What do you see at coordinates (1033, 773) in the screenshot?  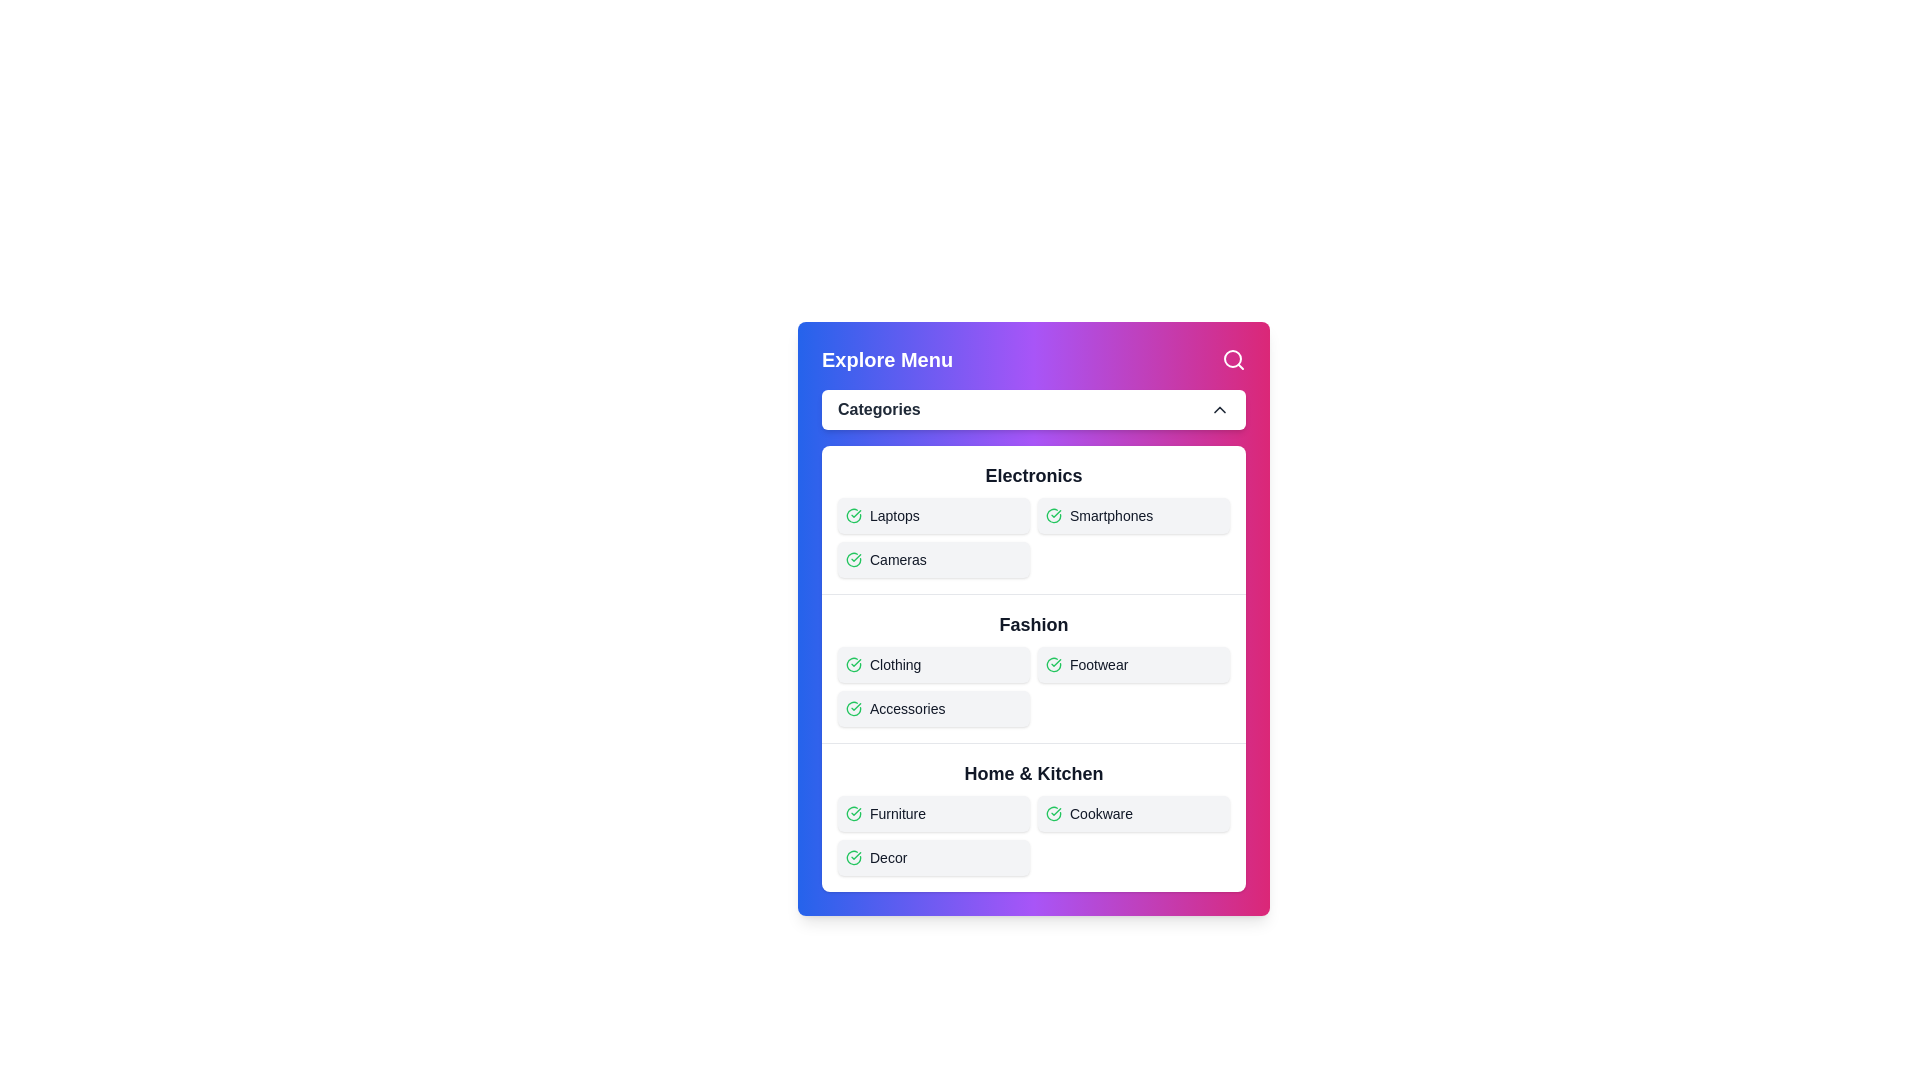 I see `the 'Home & Kitchen' text label, which is a bold and large font element located at the top of the menu section, below the 'Fashion' category` at bounding box center [1033, 773].